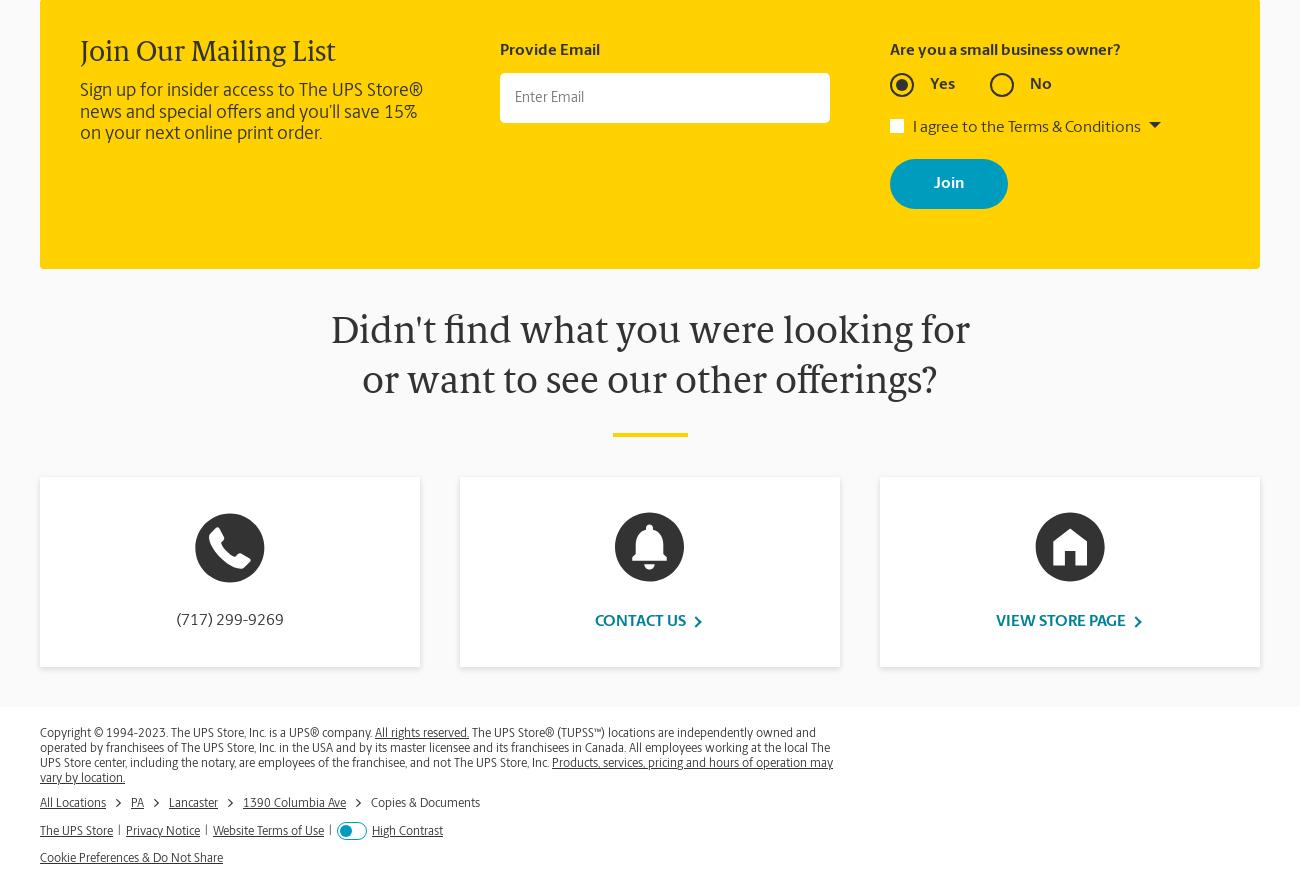  What do you see at coordinates (228, 619) in the screenshot?
I see `'(717) 299-9269'` at bounding box center [228, 619].